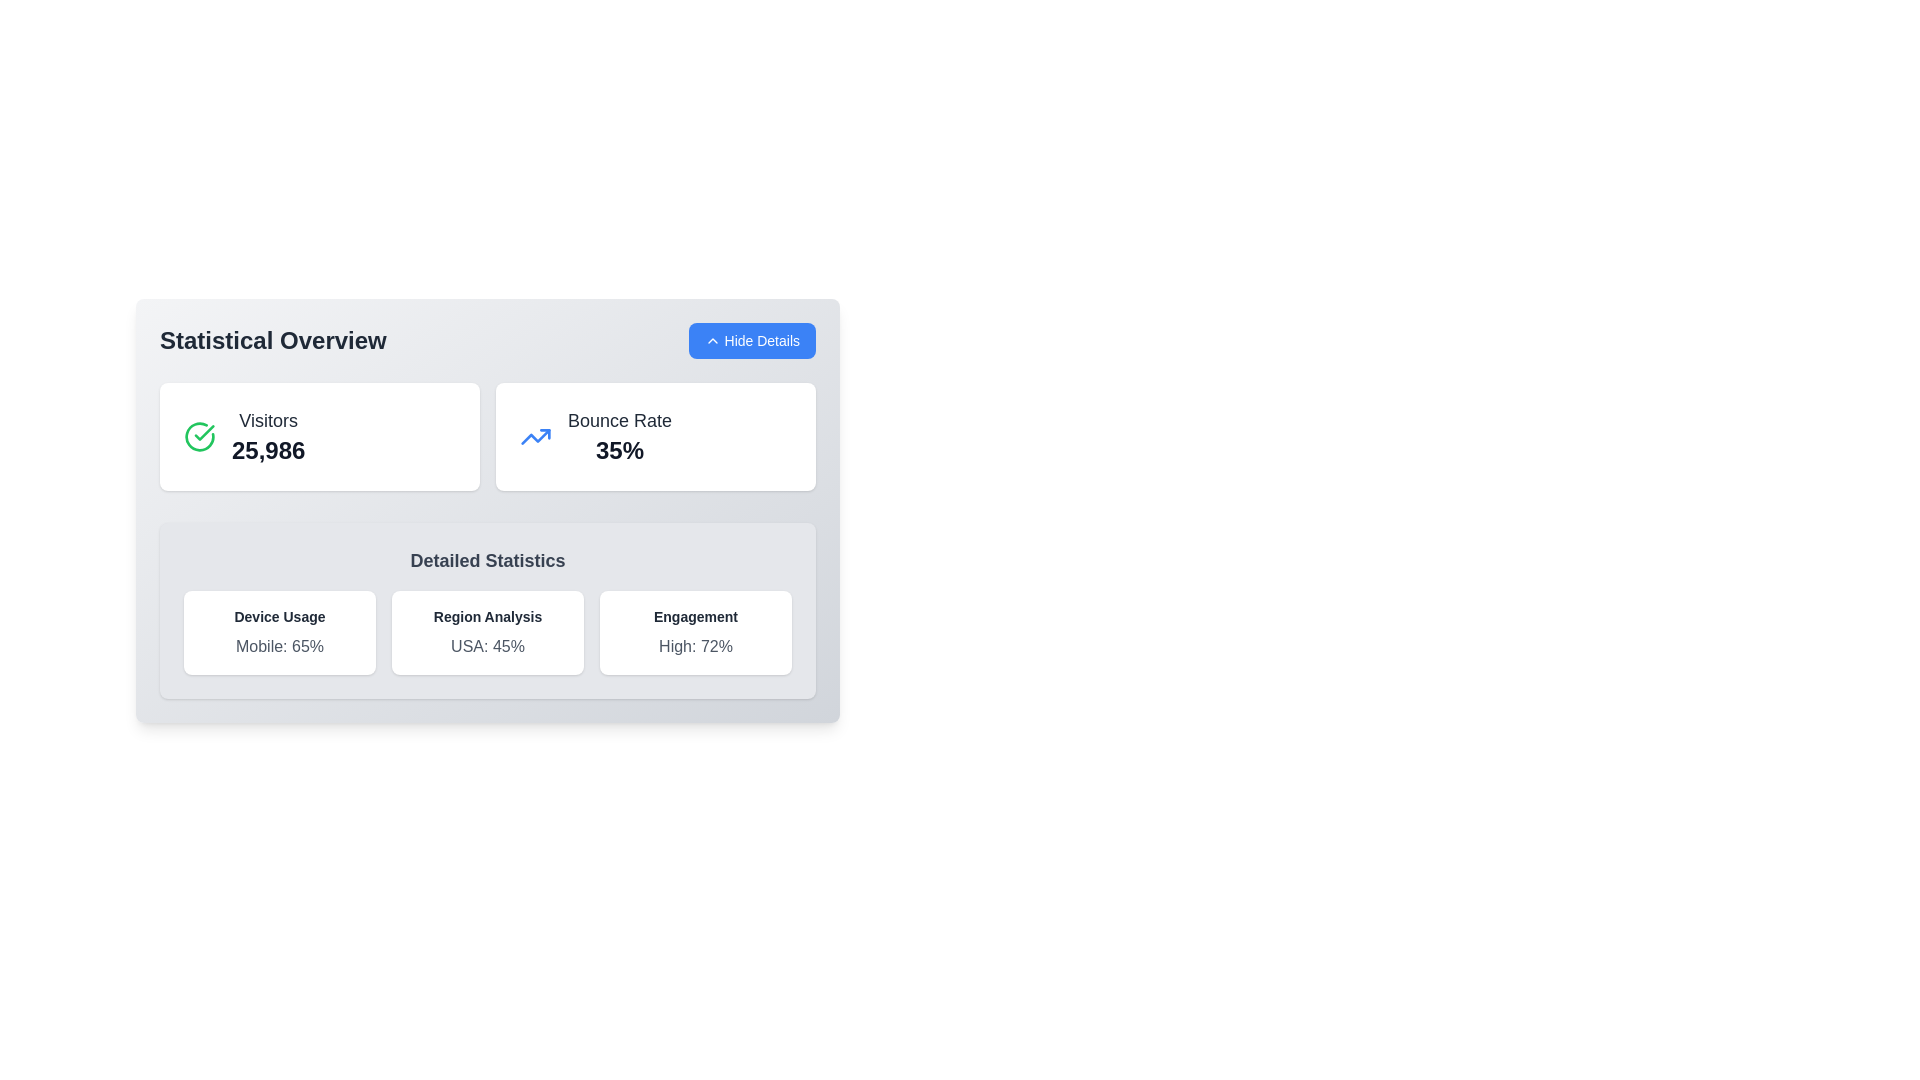  Describe the element at coordinates (696, 632) in the screenshot. I see `the Informational display card that shows 'Engagement' and 'High: 72%' in a grid layout's bottom right corner` at that location.